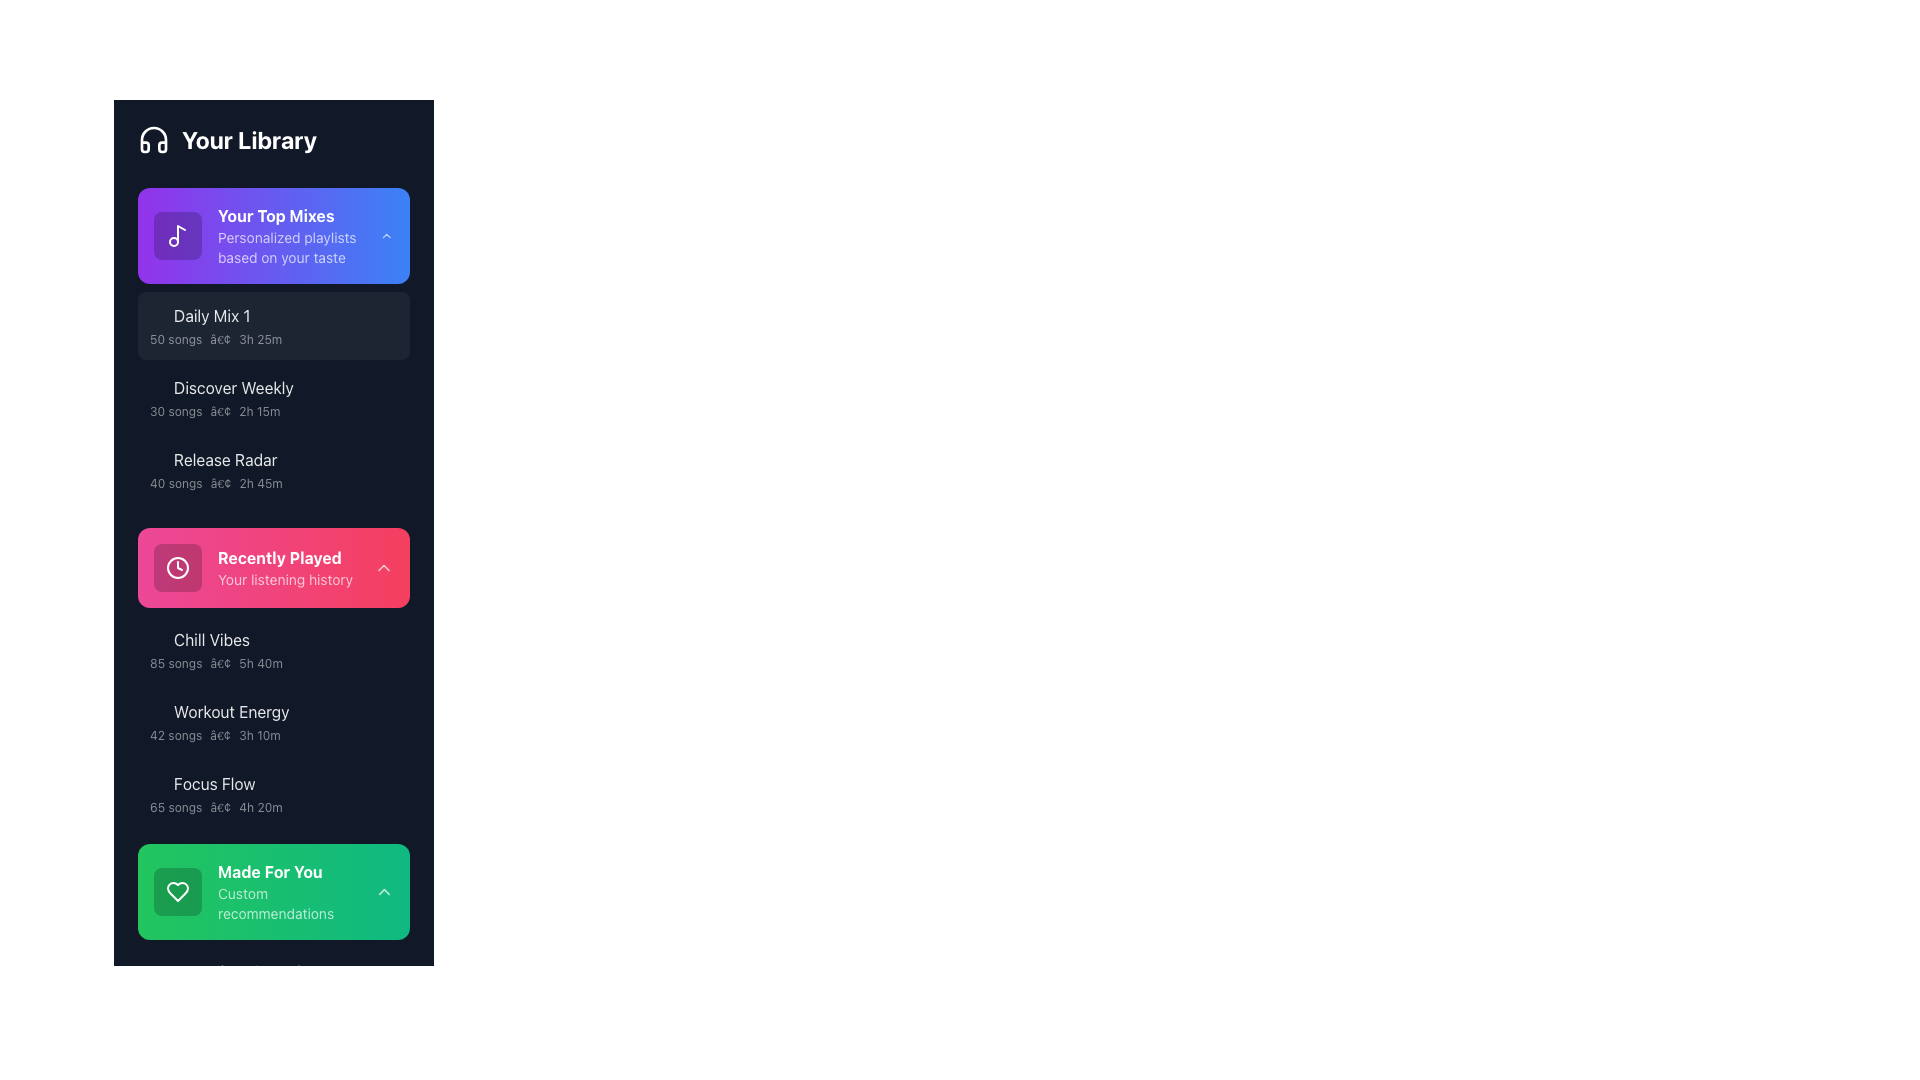 The image size is (1920, 1080). What do you see at coordinates (284, 579) in the screenshot?
I see `the text label 'Your listening history' which is located below 'Recently Played' in the left sidebar, centered horizontally within the pink section` at bounding box center [284, 579].